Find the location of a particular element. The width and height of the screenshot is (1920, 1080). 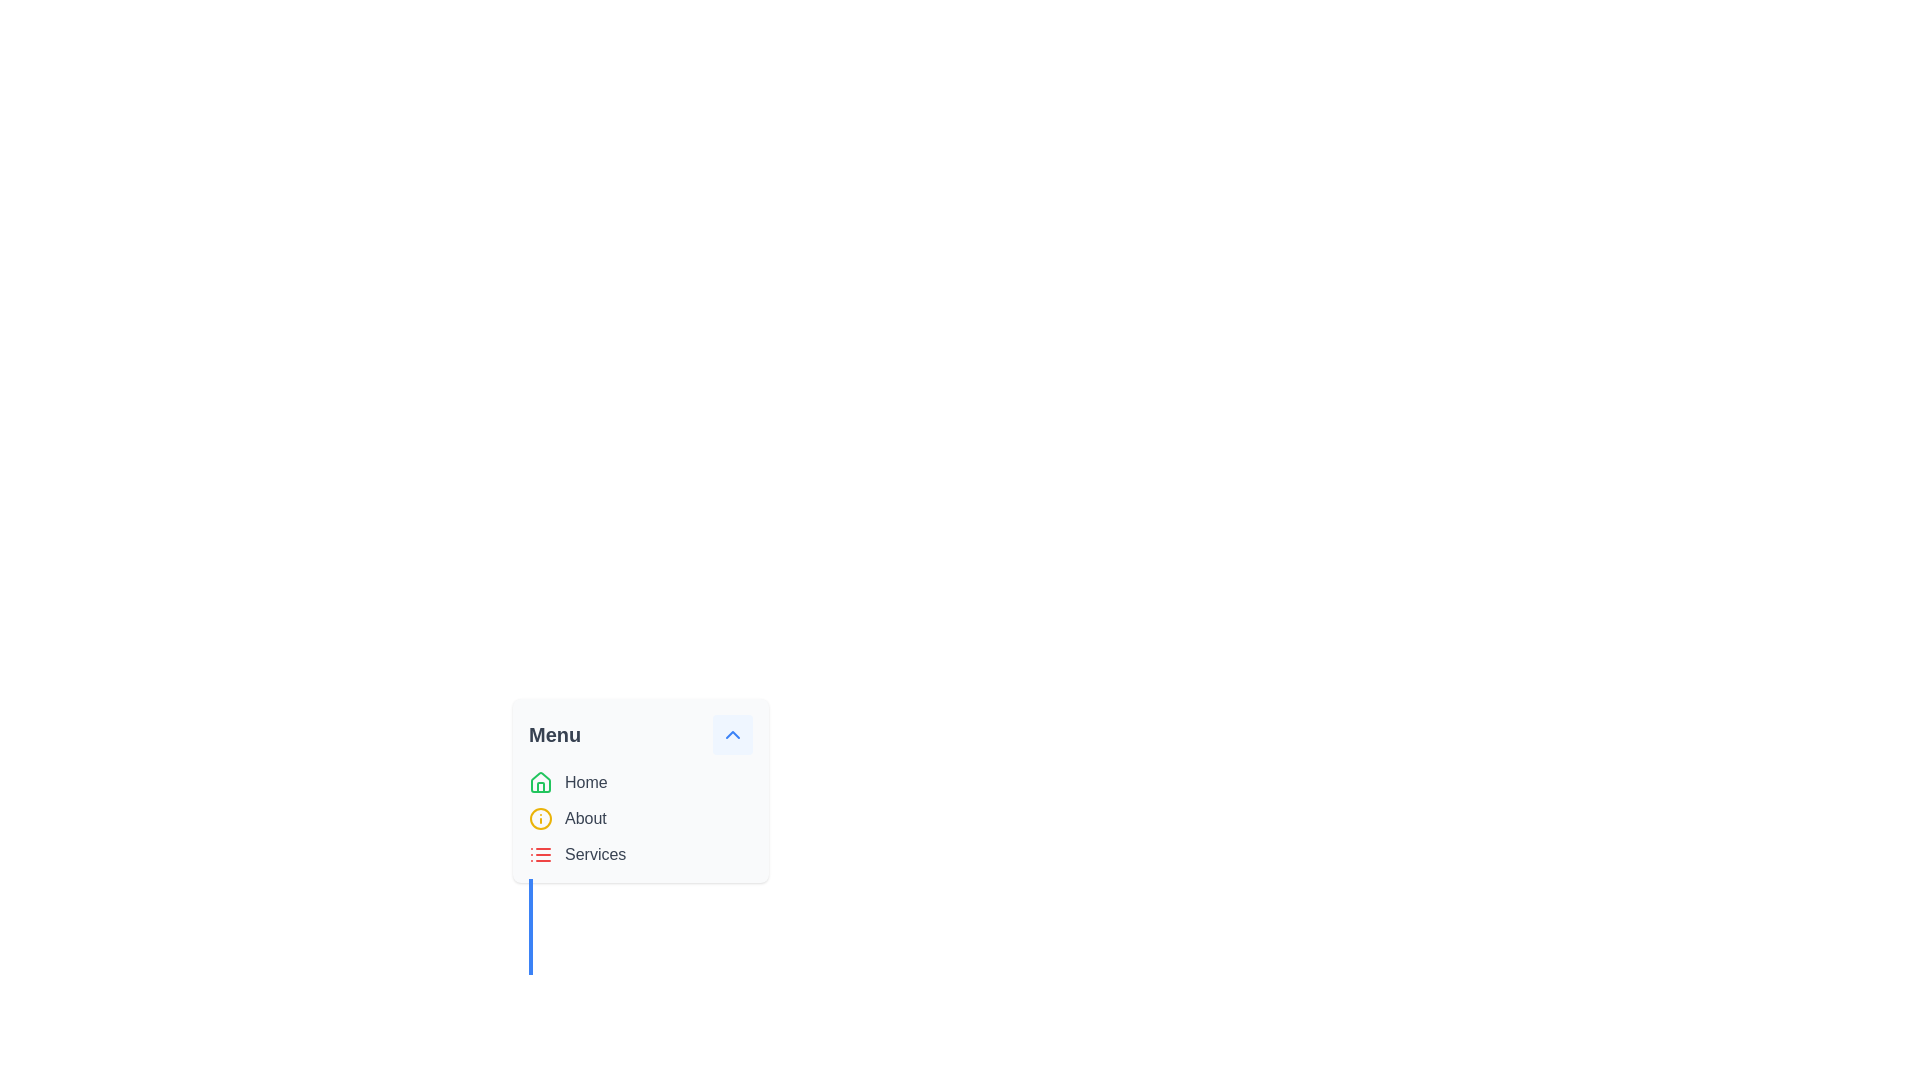

the text label that serves as a navigation option in the vertical menu below the title 'Menu' is located at coordinates (585, 782).